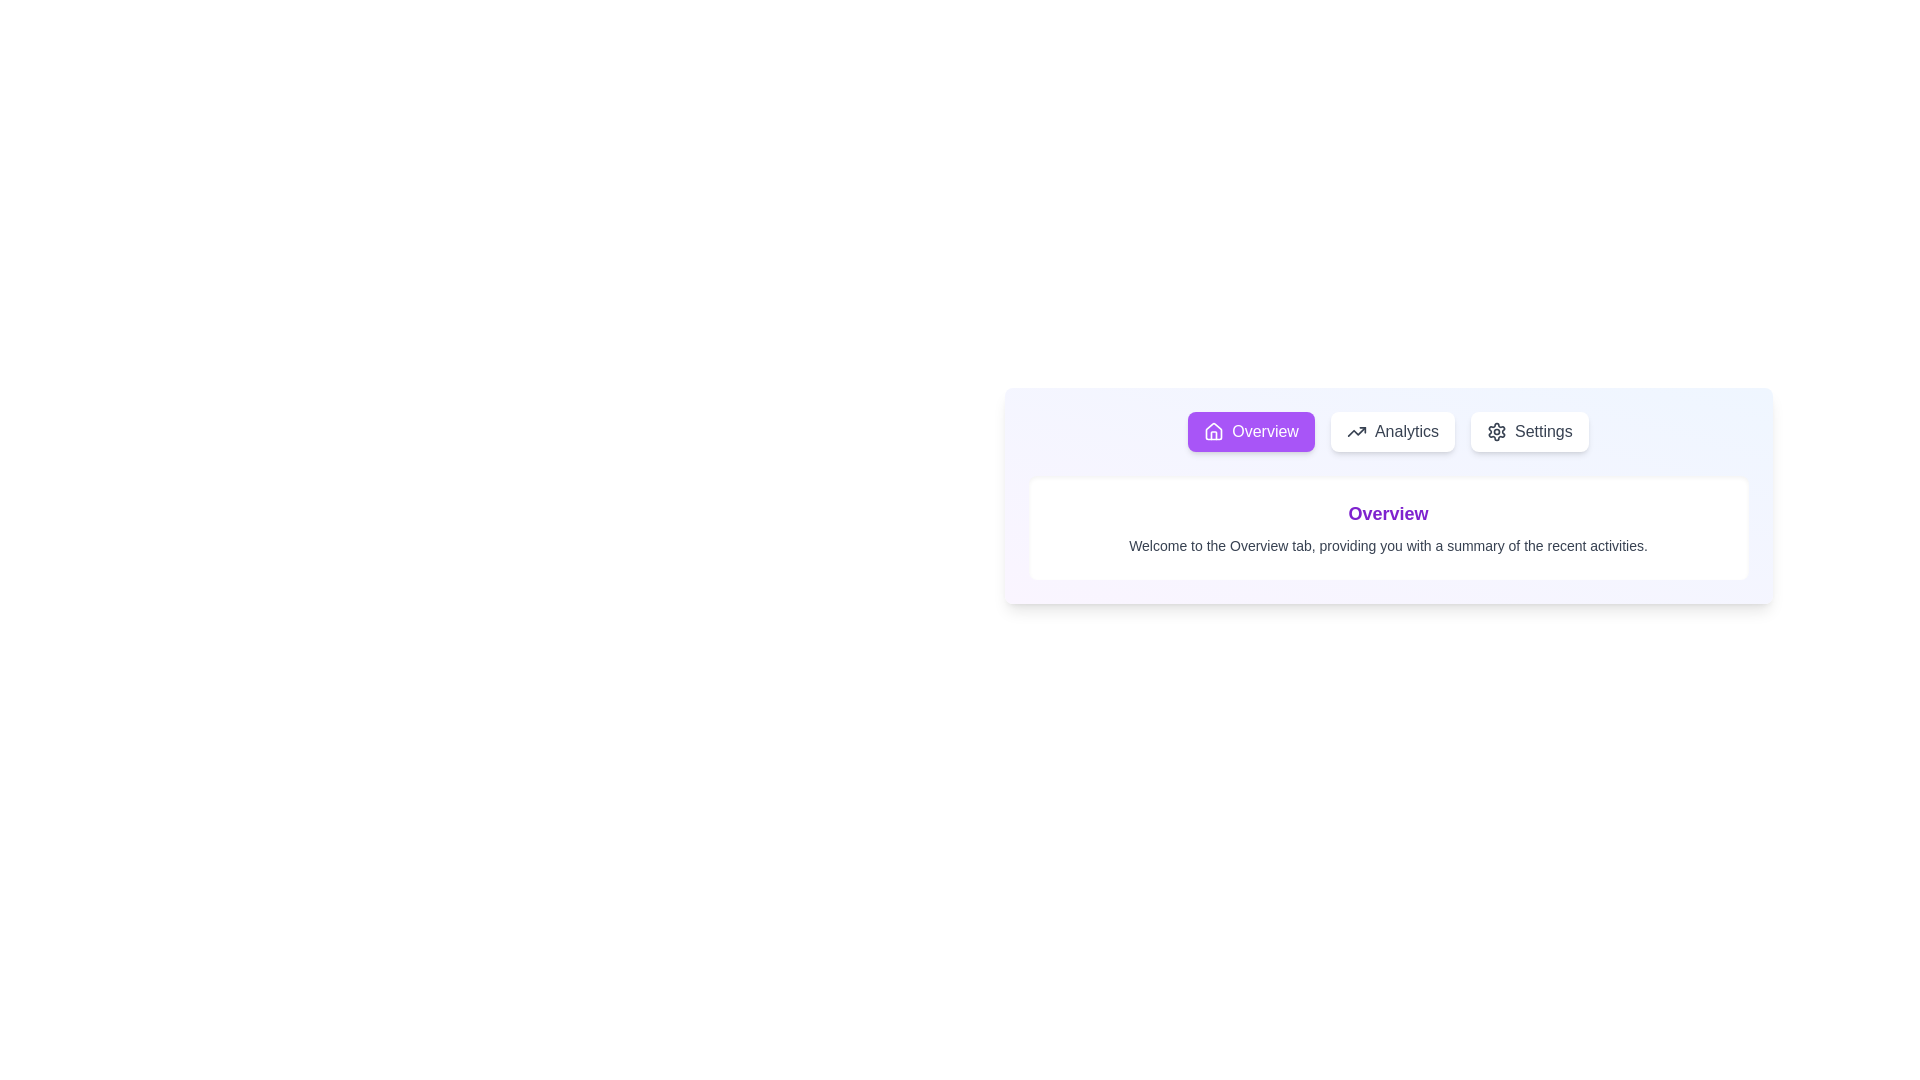 Image resolution: width=1920 pixels, height=1080 pixels. What do you see at coordinates (1250, 431) in the screenshot?
I see `the rectangular button with a purple background and white text and icon labeled 'Overview'` at bounding box center [1250, 431].